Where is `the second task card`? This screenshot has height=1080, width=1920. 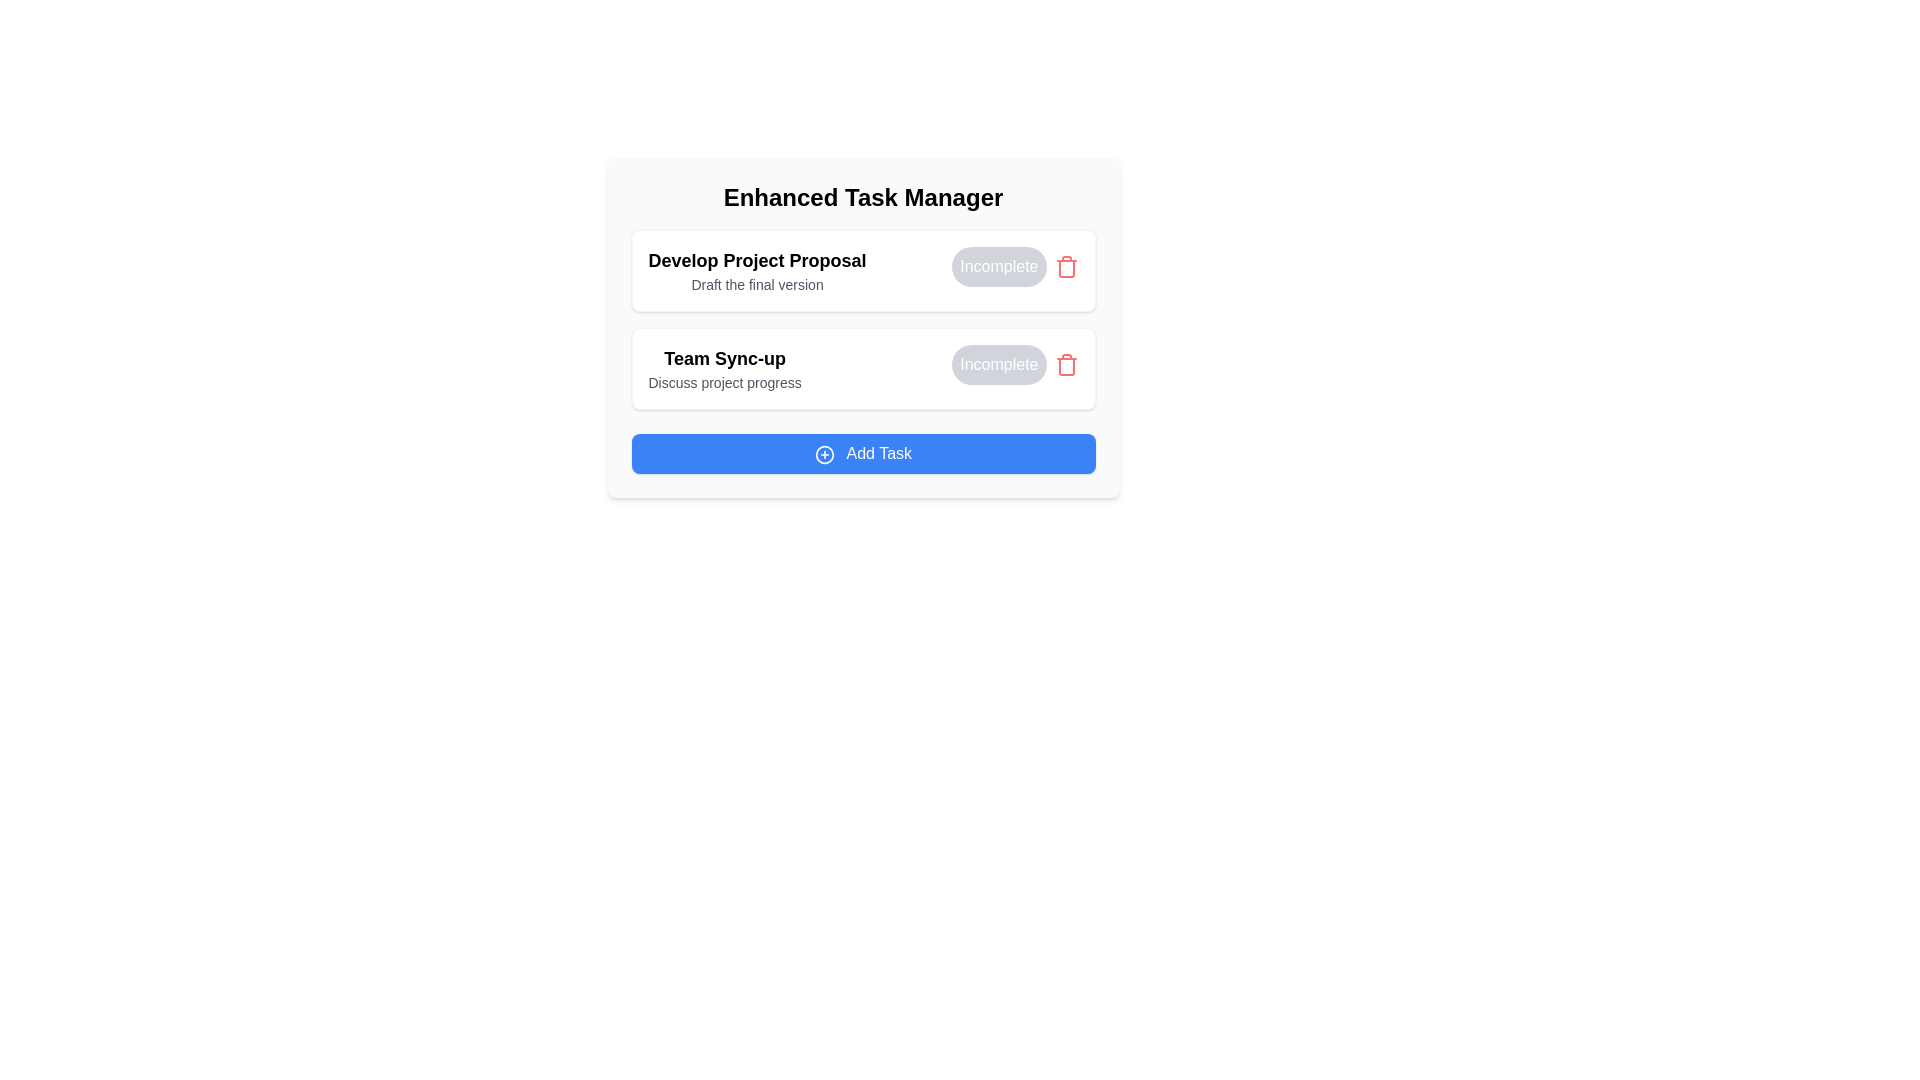
the second task card is located at coordinates (863, 369).